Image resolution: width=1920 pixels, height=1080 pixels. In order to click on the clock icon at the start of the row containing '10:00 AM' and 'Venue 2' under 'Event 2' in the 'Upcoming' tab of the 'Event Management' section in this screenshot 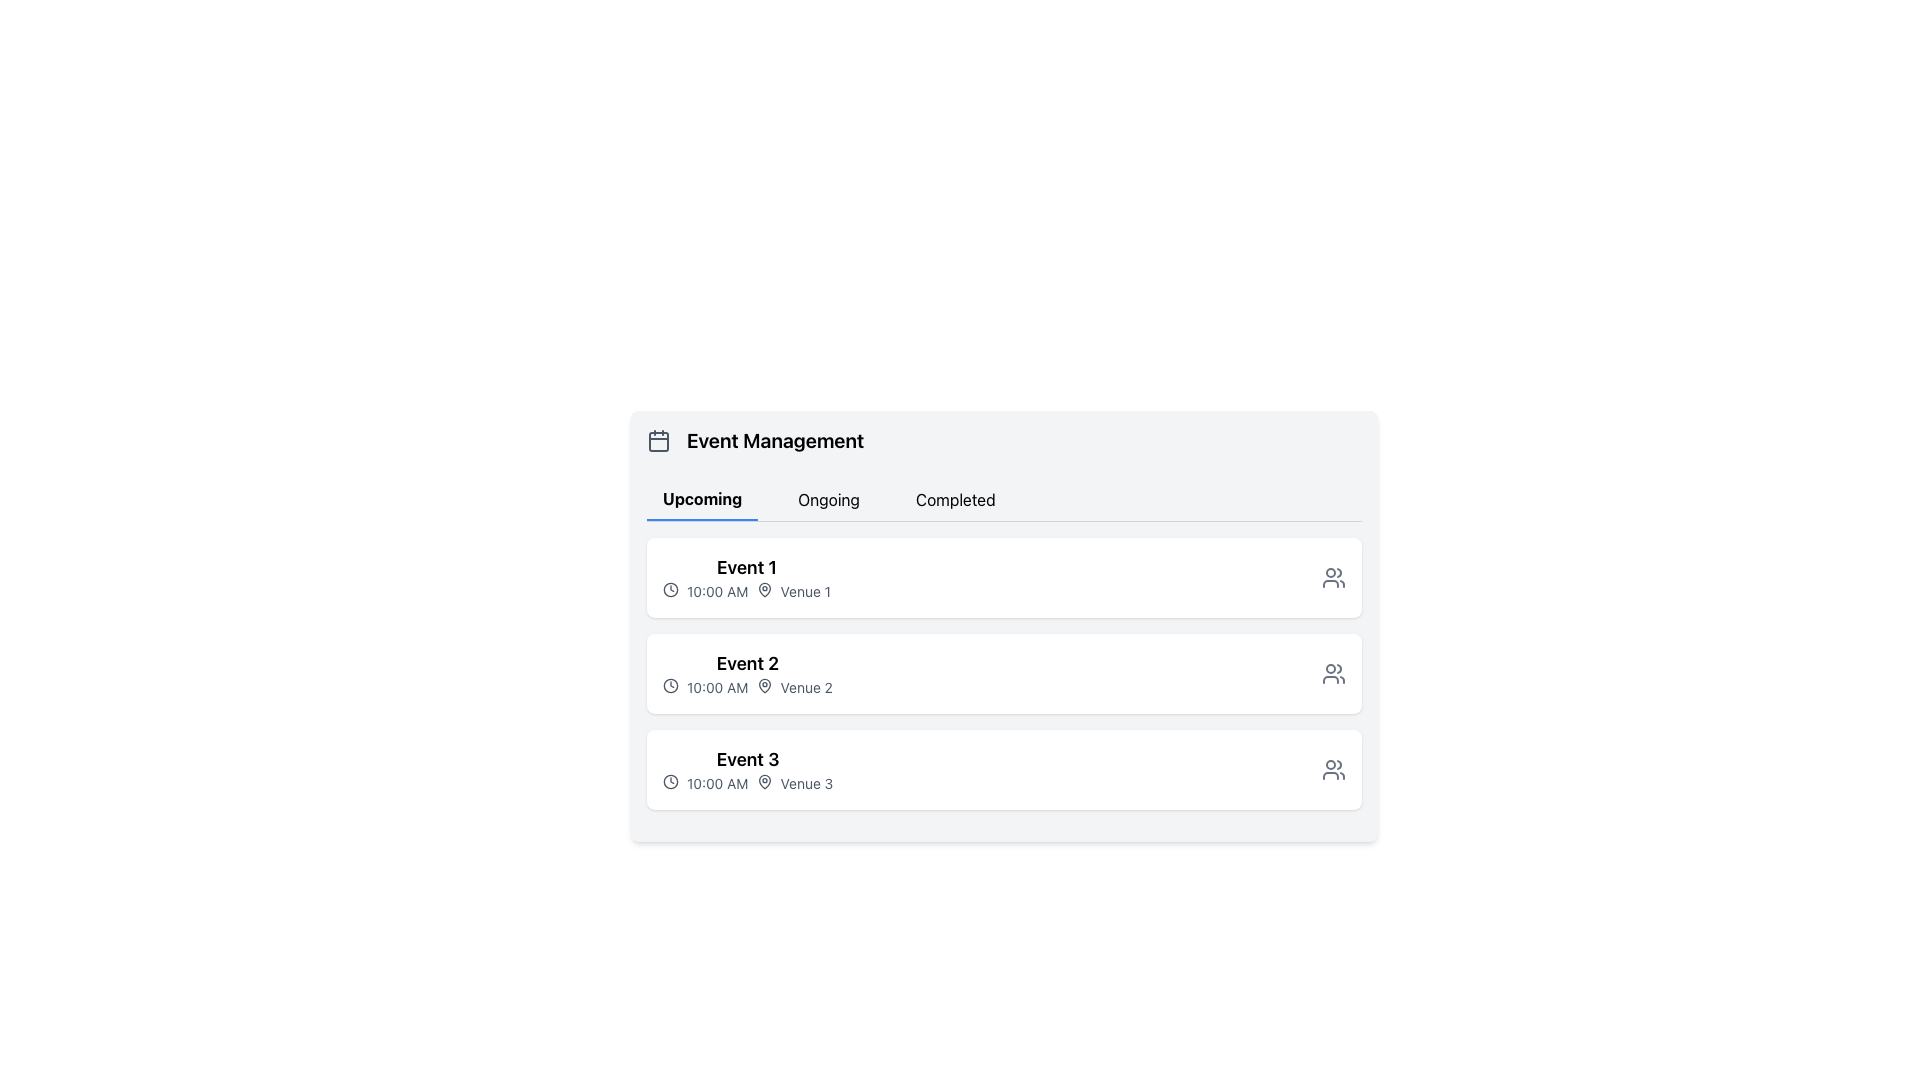, I will do `click(671, 685)`.